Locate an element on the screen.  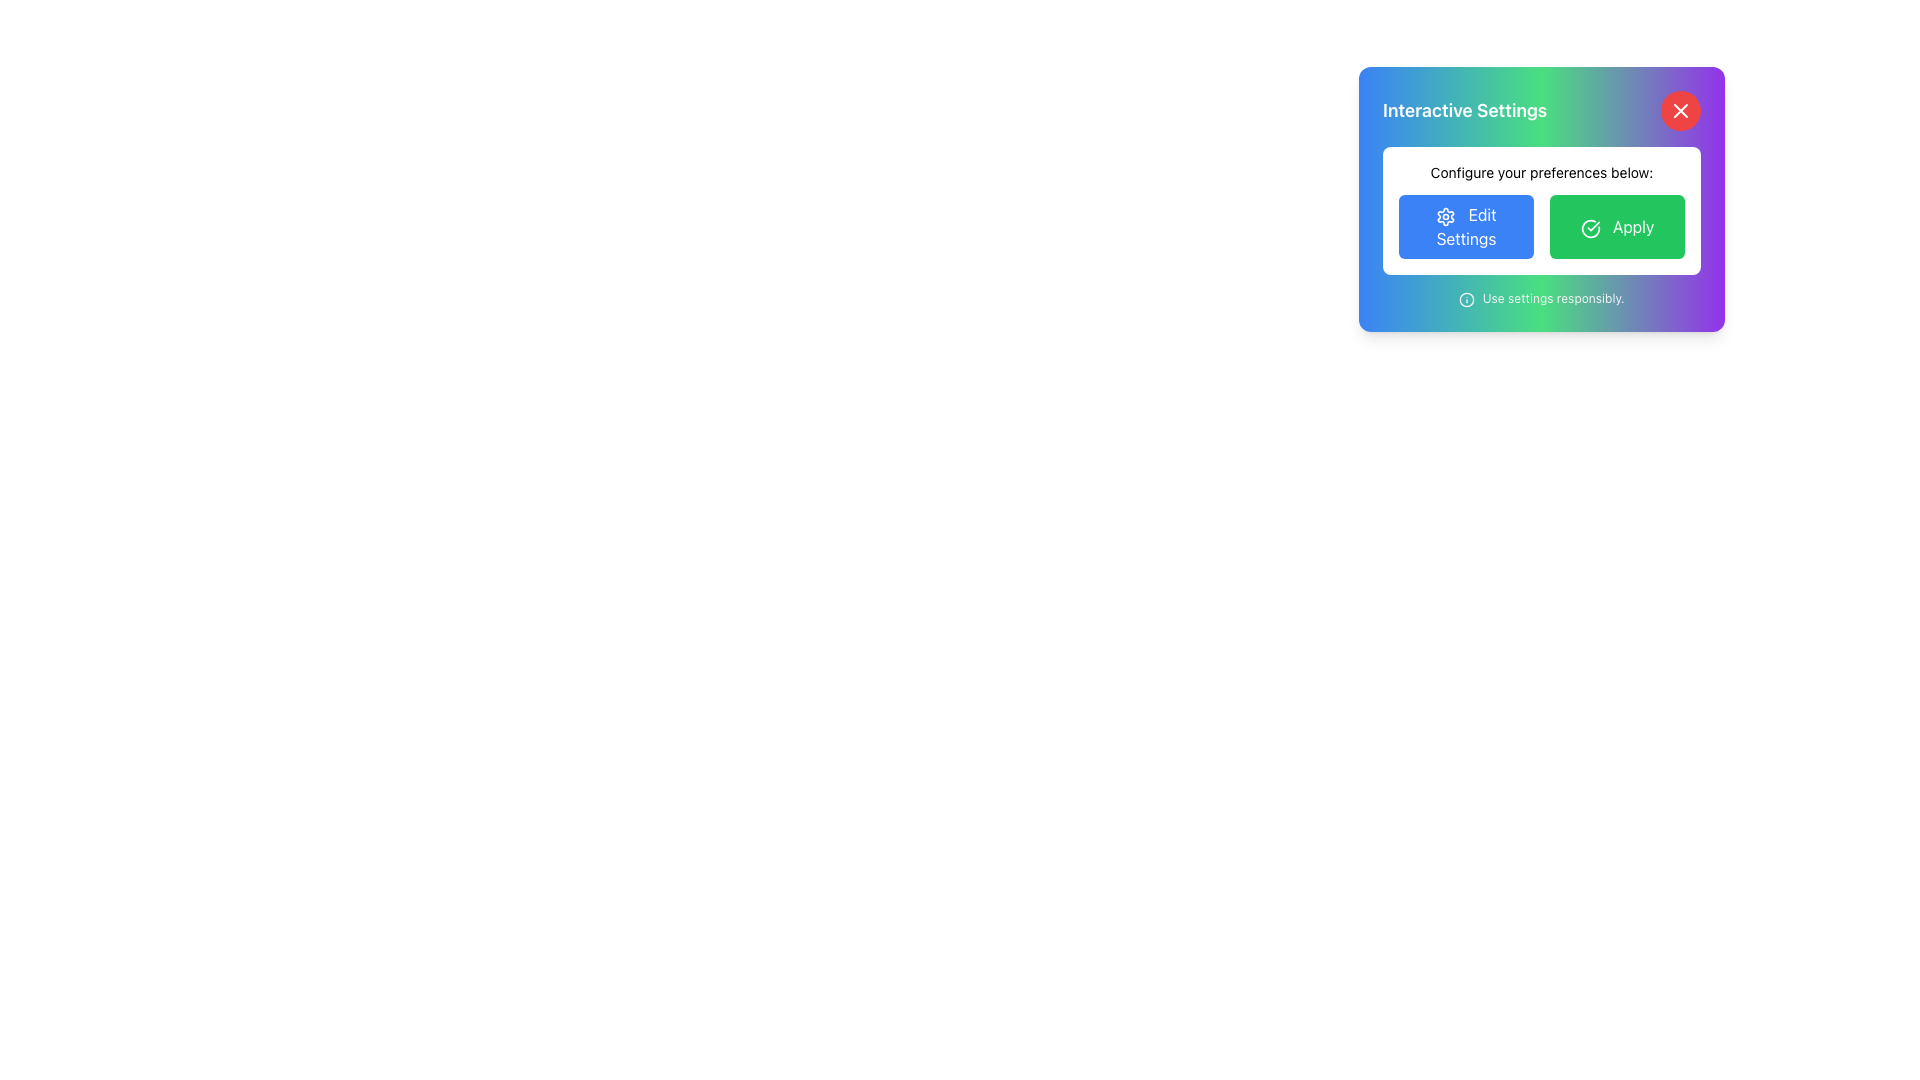
the compact circular informational icon featuring an outlined border and centered 'i' glyph, located to the left of the 'Use settings responsibly.' text in the footer of the modal interface is located at coordinates (1467, 299).